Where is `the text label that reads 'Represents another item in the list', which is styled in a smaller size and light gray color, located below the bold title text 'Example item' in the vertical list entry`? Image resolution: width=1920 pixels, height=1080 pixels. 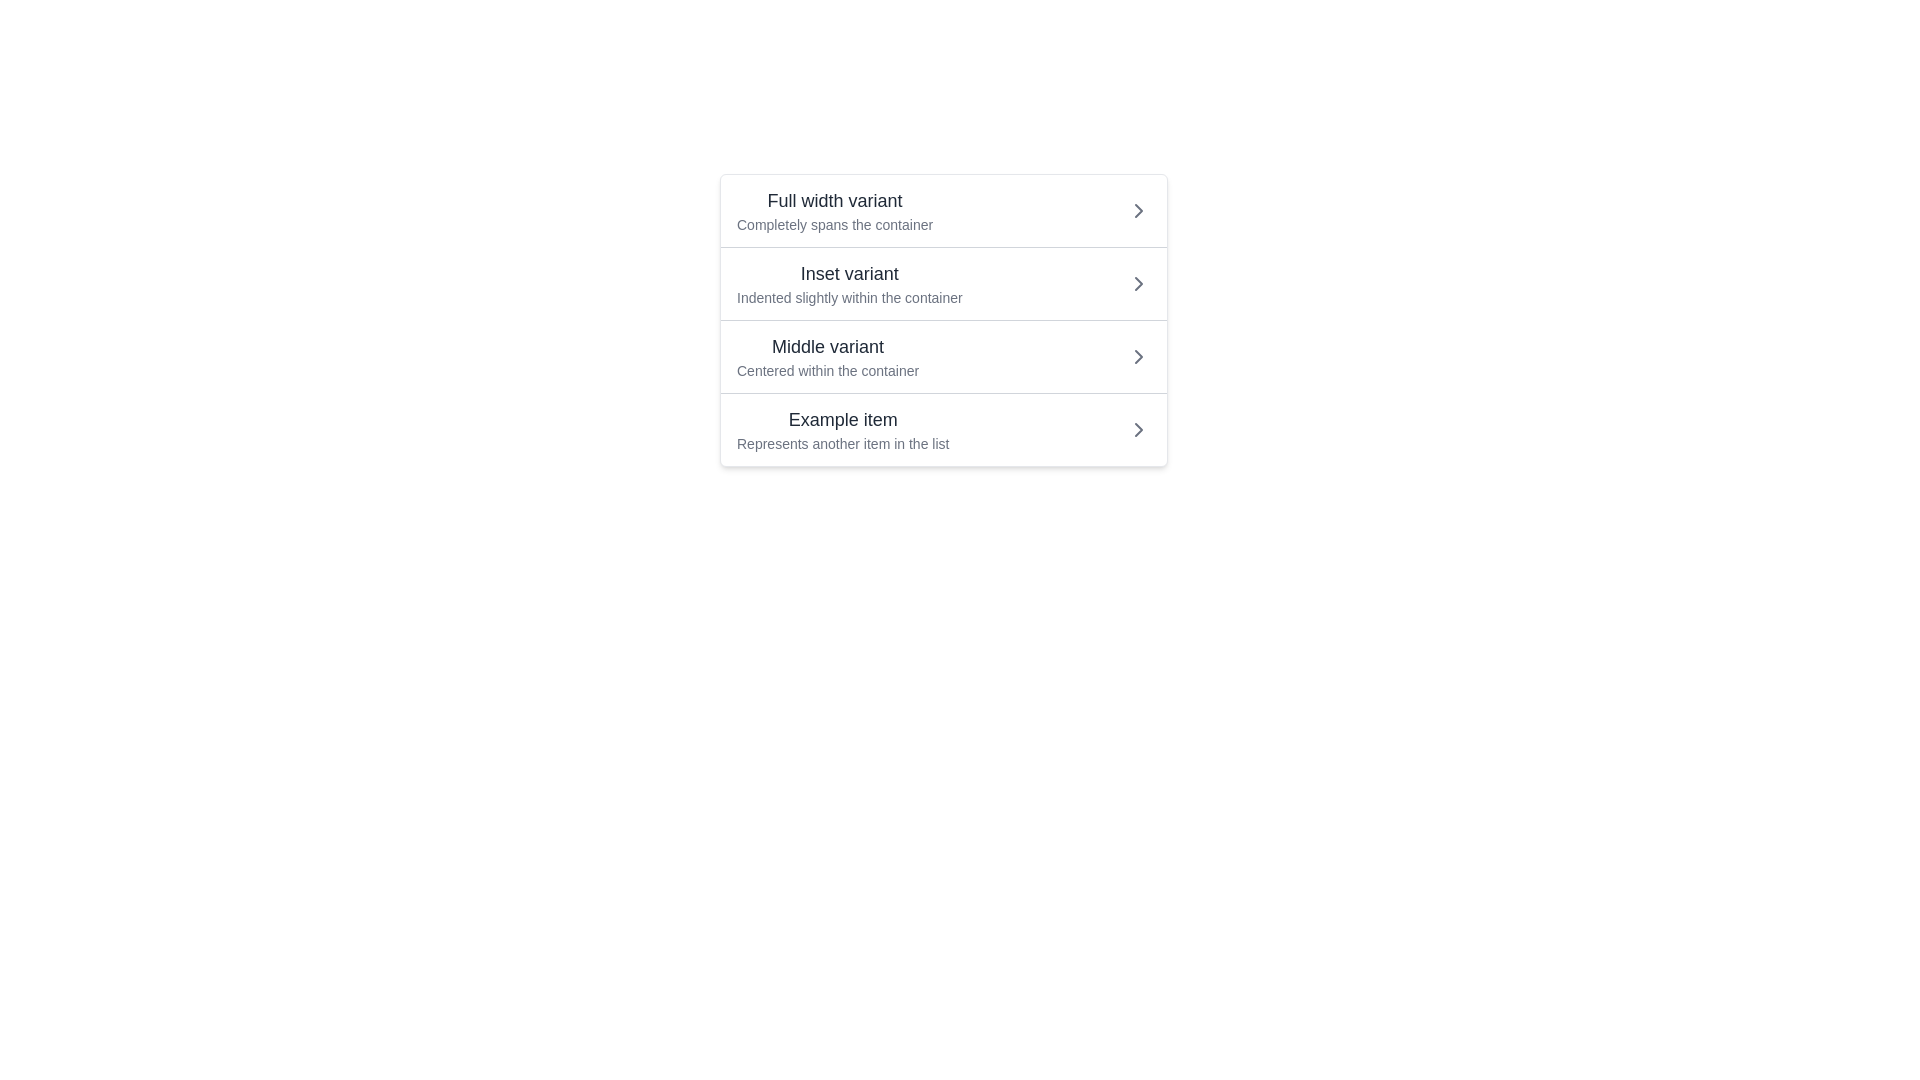
the text label that reads 'Represents another item in the list', which is styled in a smaller size and light gray color, located below the bold title text 'Example item' in the vertical list entry is located at coordinates (843, 442).